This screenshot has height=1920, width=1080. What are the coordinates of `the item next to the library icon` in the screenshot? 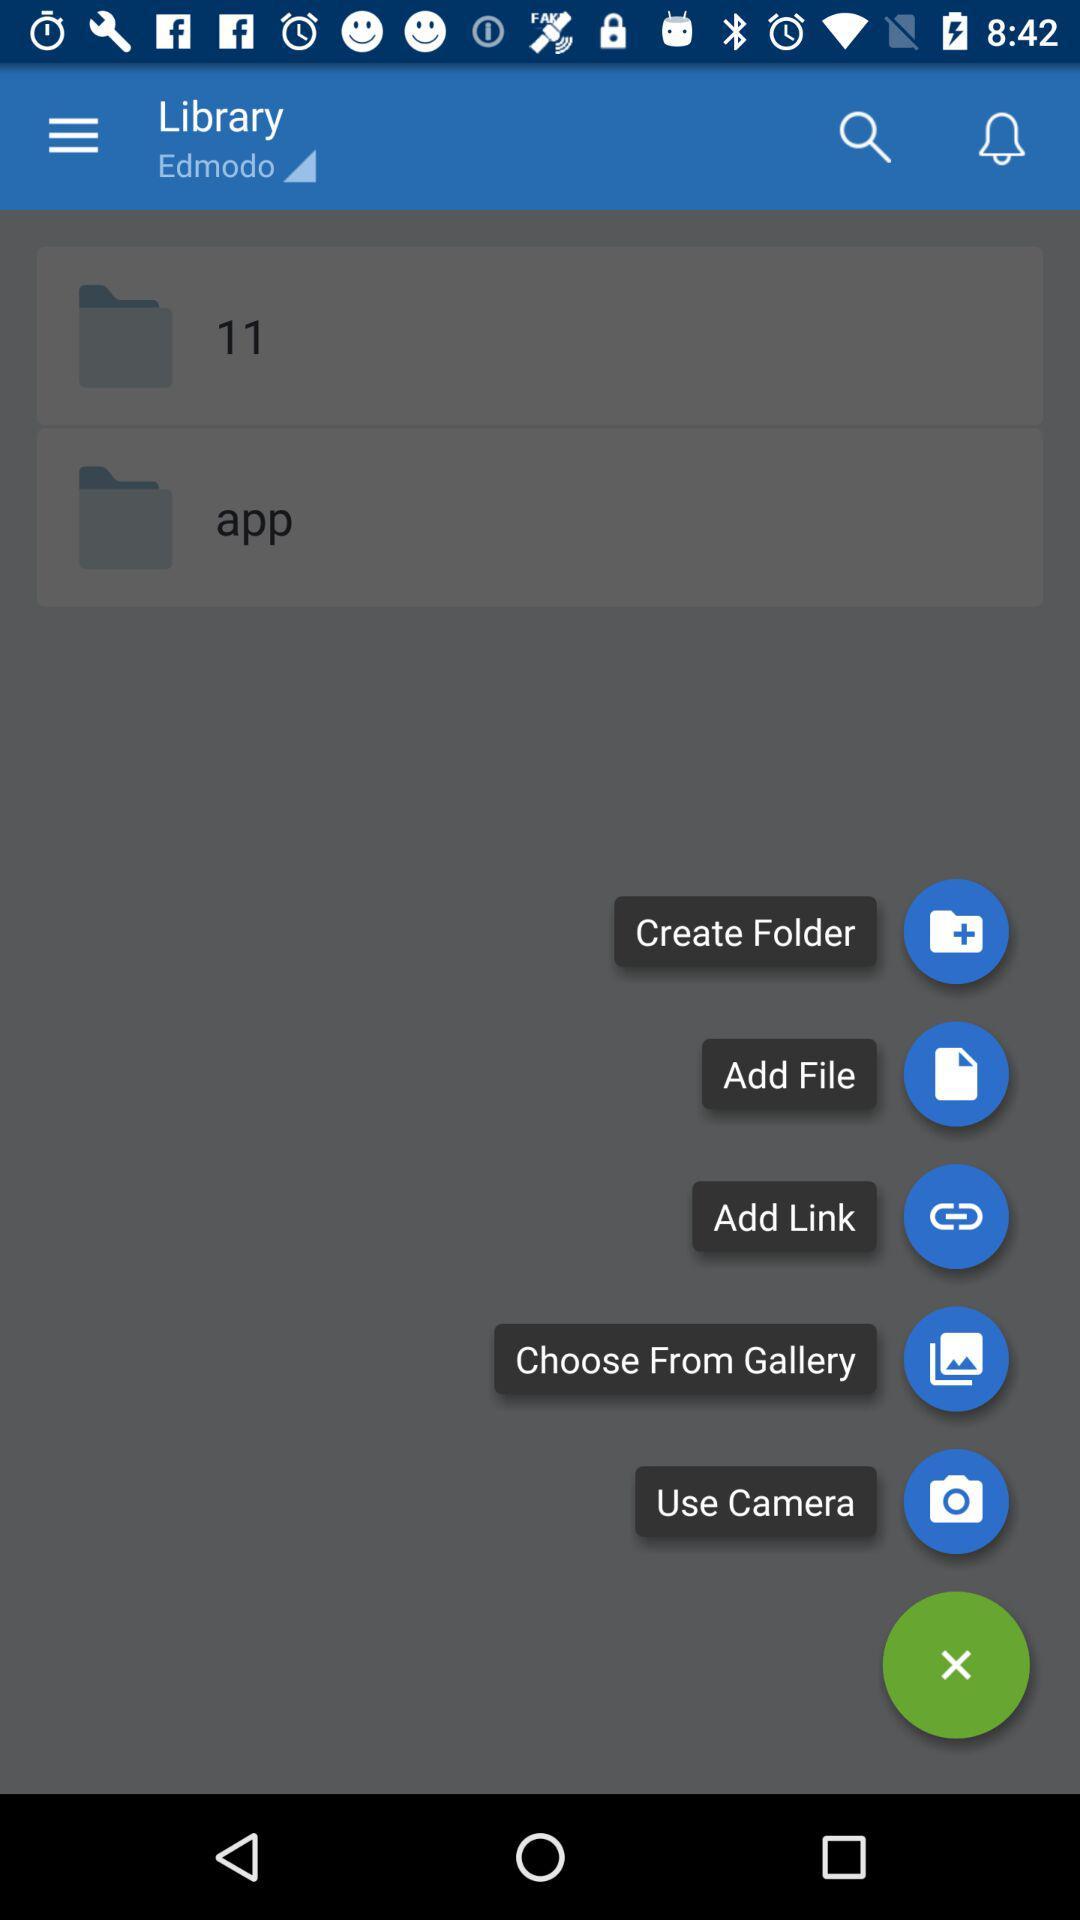 It's located at (72, 135).